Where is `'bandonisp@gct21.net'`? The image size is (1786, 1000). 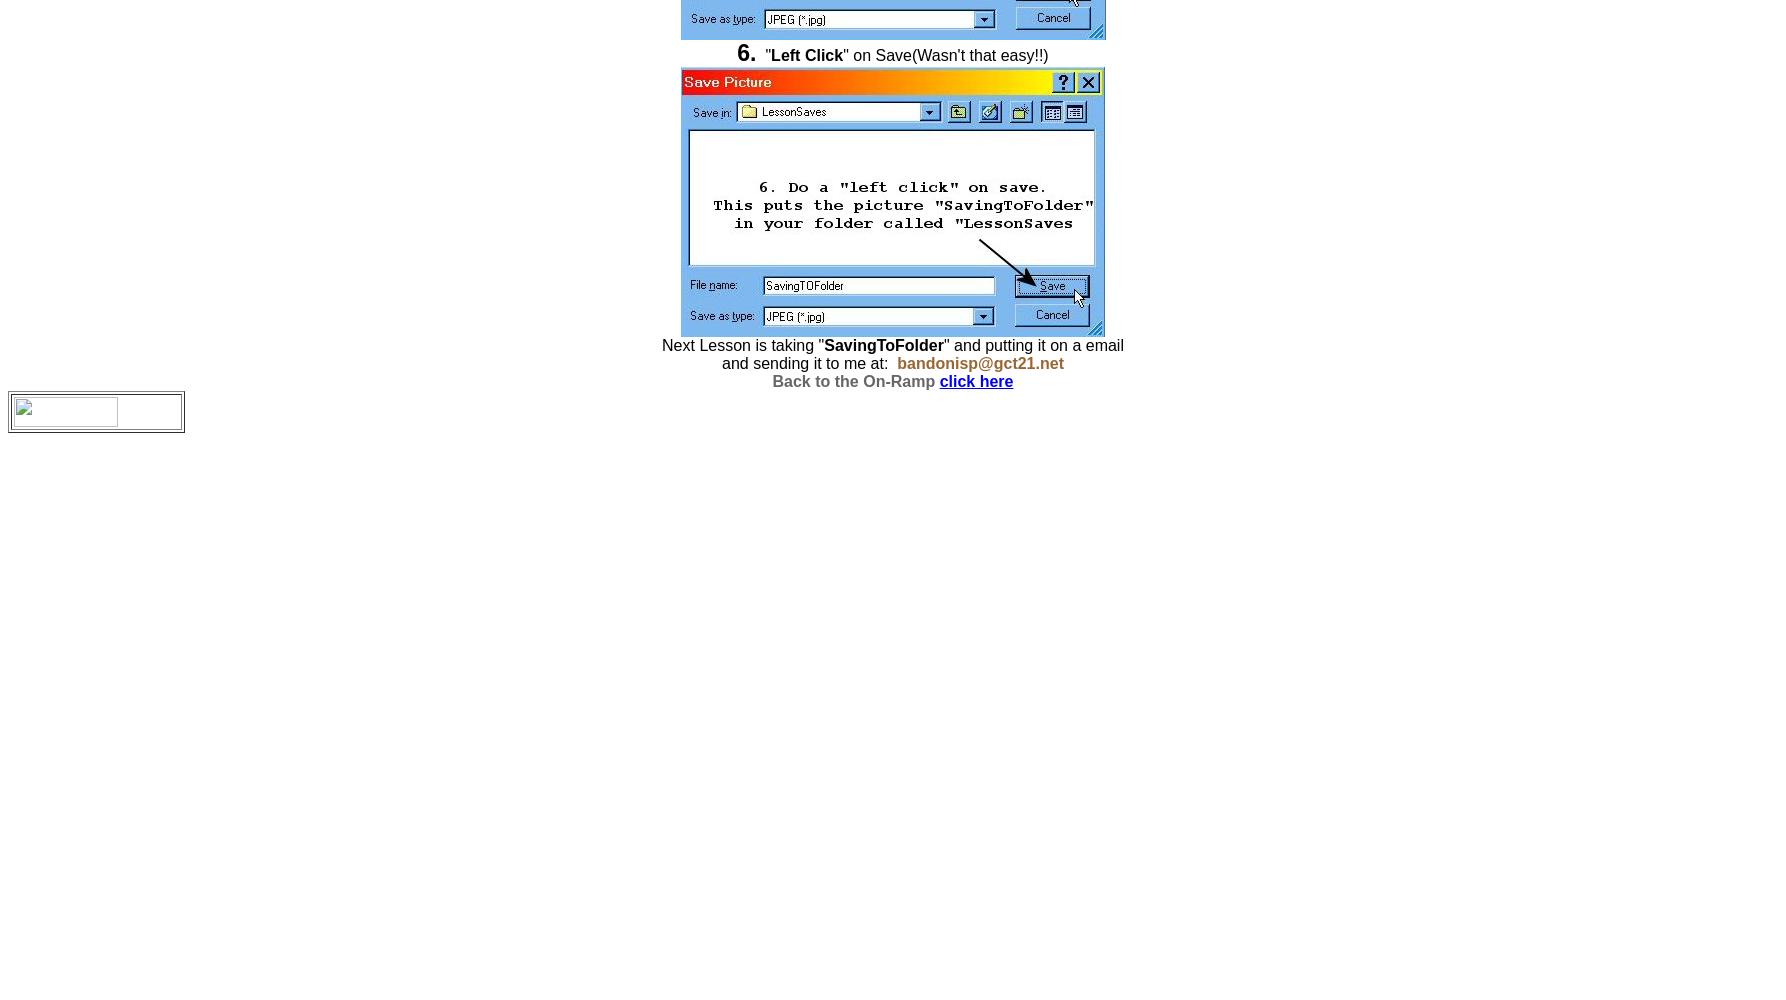 'bandonisp@gct21.net' is located at coordinates (979, 362).